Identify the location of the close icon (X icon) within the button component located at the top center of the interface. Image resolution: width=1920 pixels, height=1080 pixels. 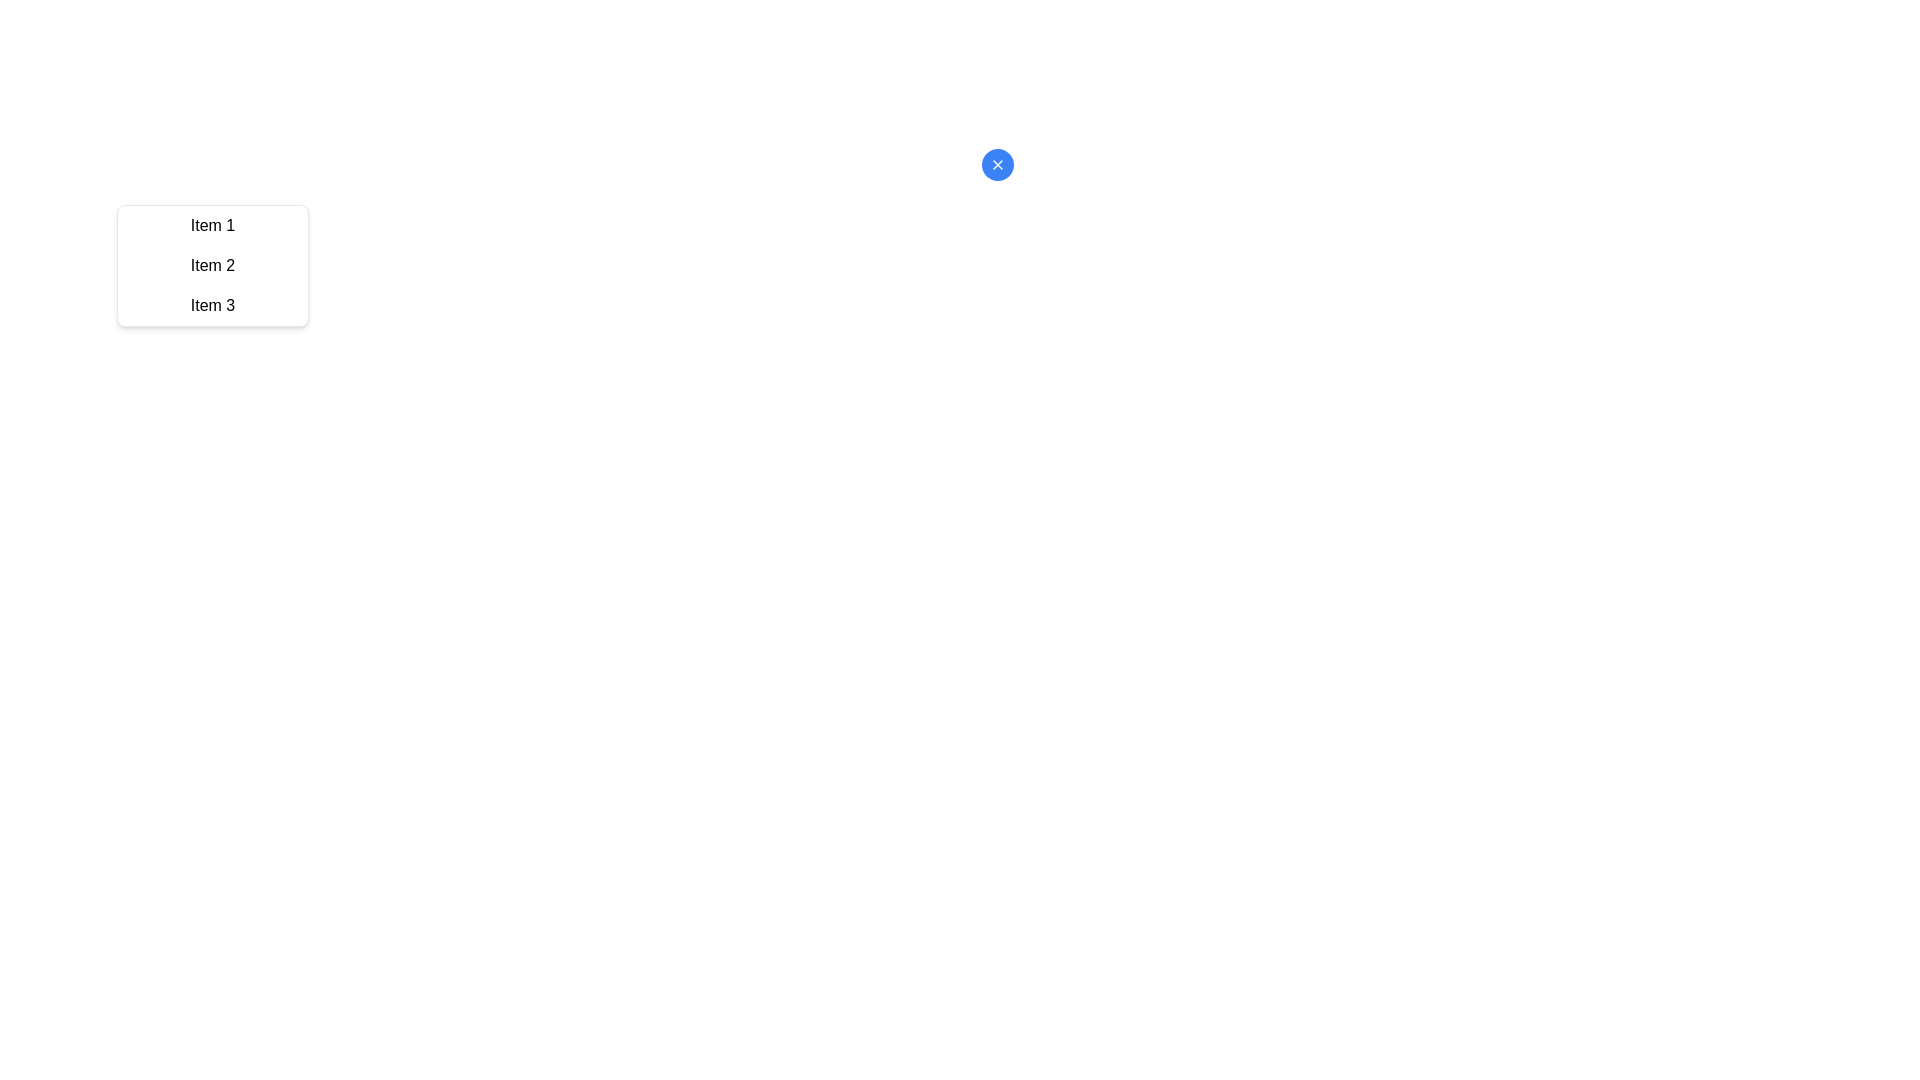
(997, 164).